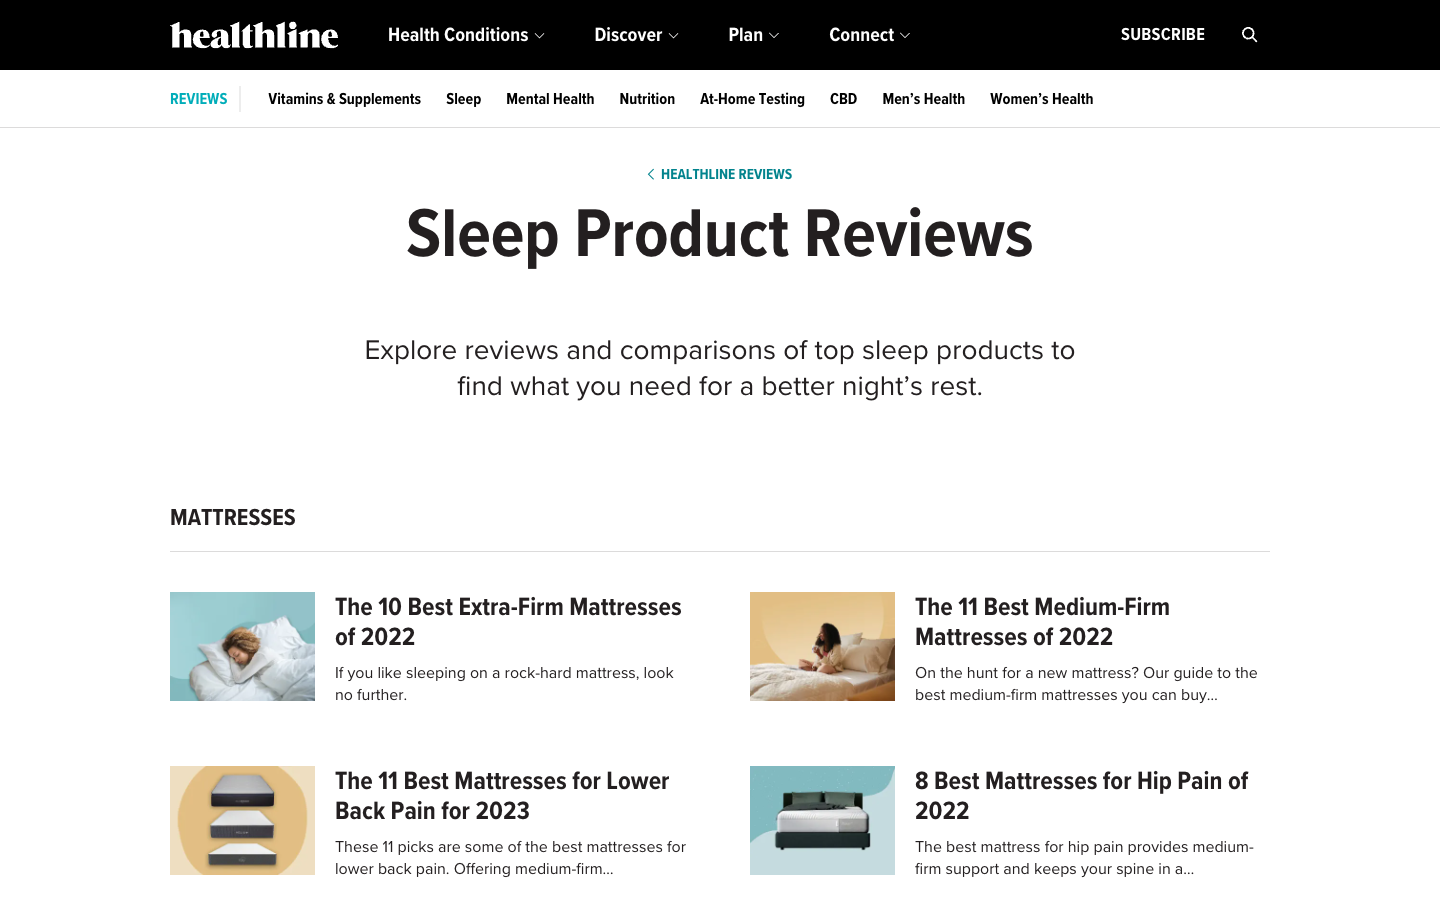 This screenshot has width=1440, height=900. Describe the element at coordinates (751, 98) in the screenshot. I see `What is latest about home testing` at that location.